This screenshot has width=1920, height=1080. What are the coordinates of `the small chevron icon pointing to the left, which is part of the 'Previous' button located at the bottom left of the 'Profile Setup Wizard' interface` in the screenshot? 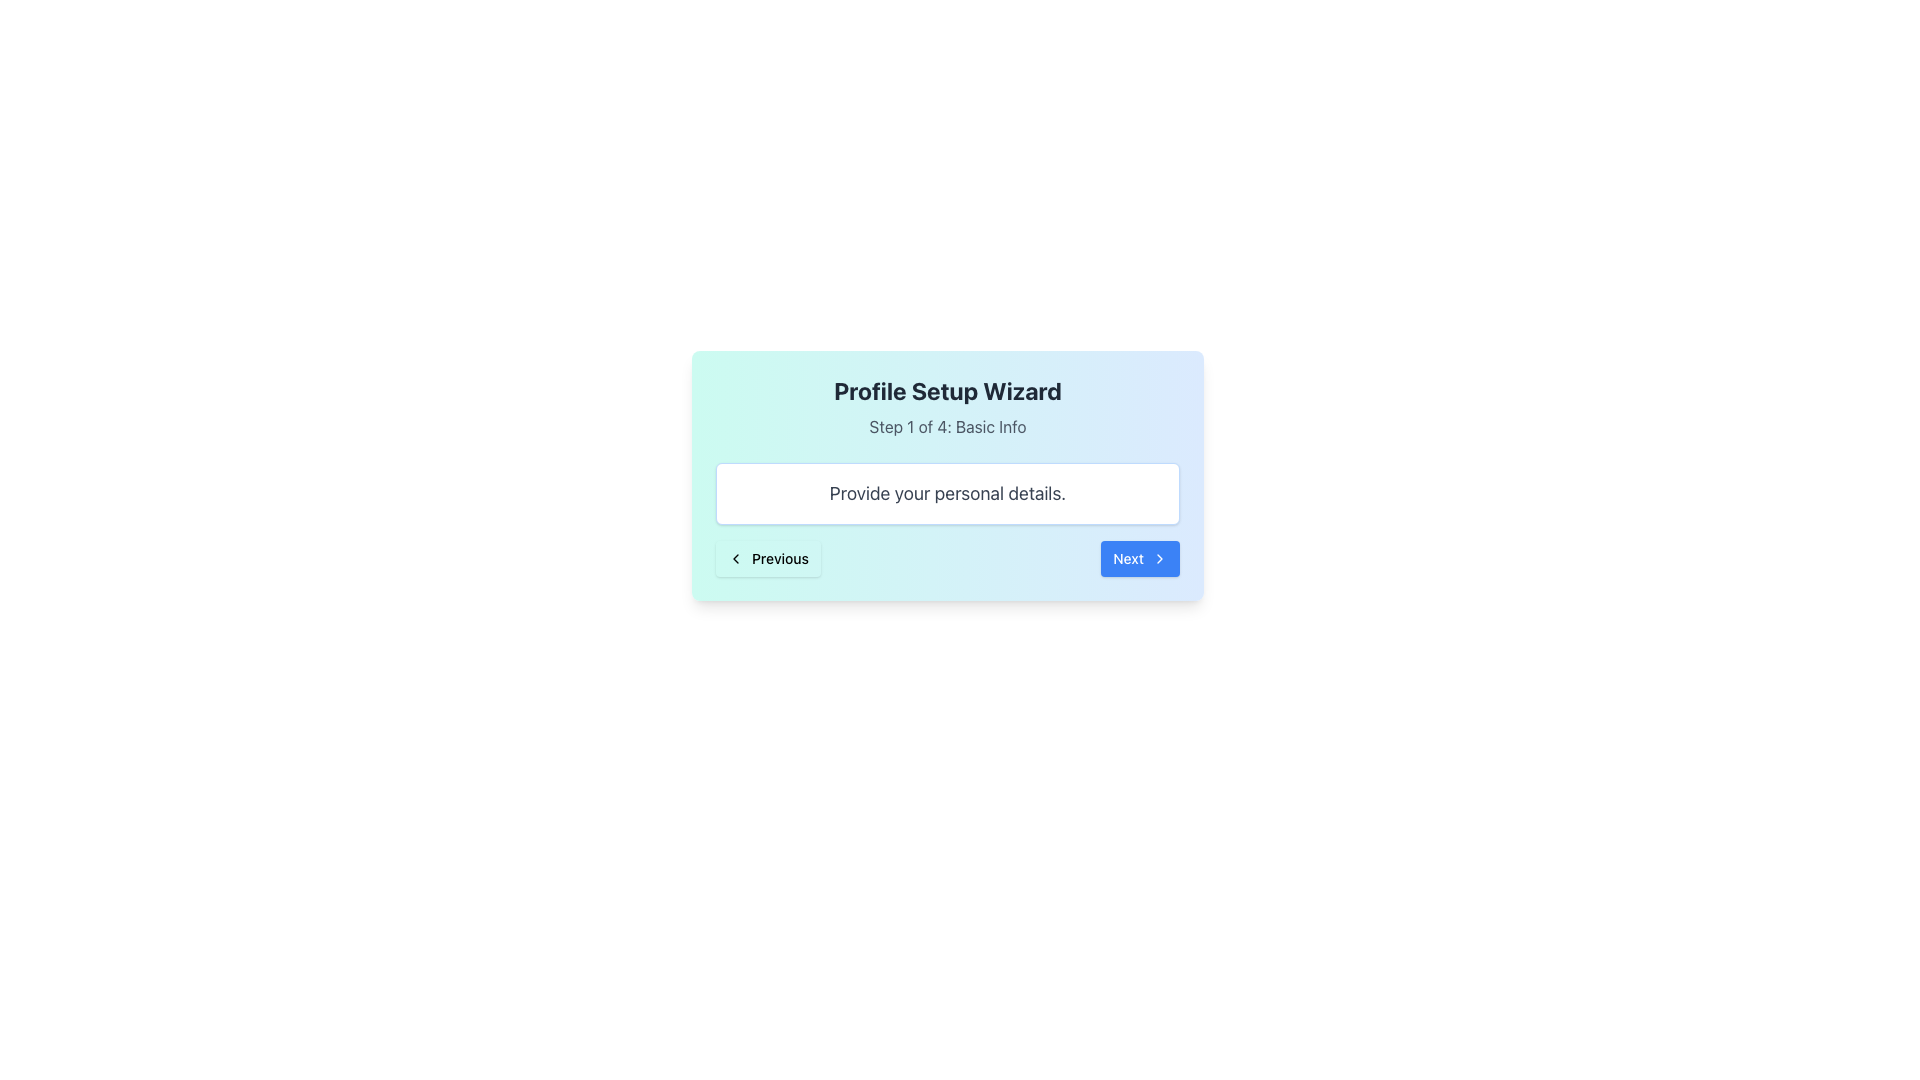 It's located at (734, 559).